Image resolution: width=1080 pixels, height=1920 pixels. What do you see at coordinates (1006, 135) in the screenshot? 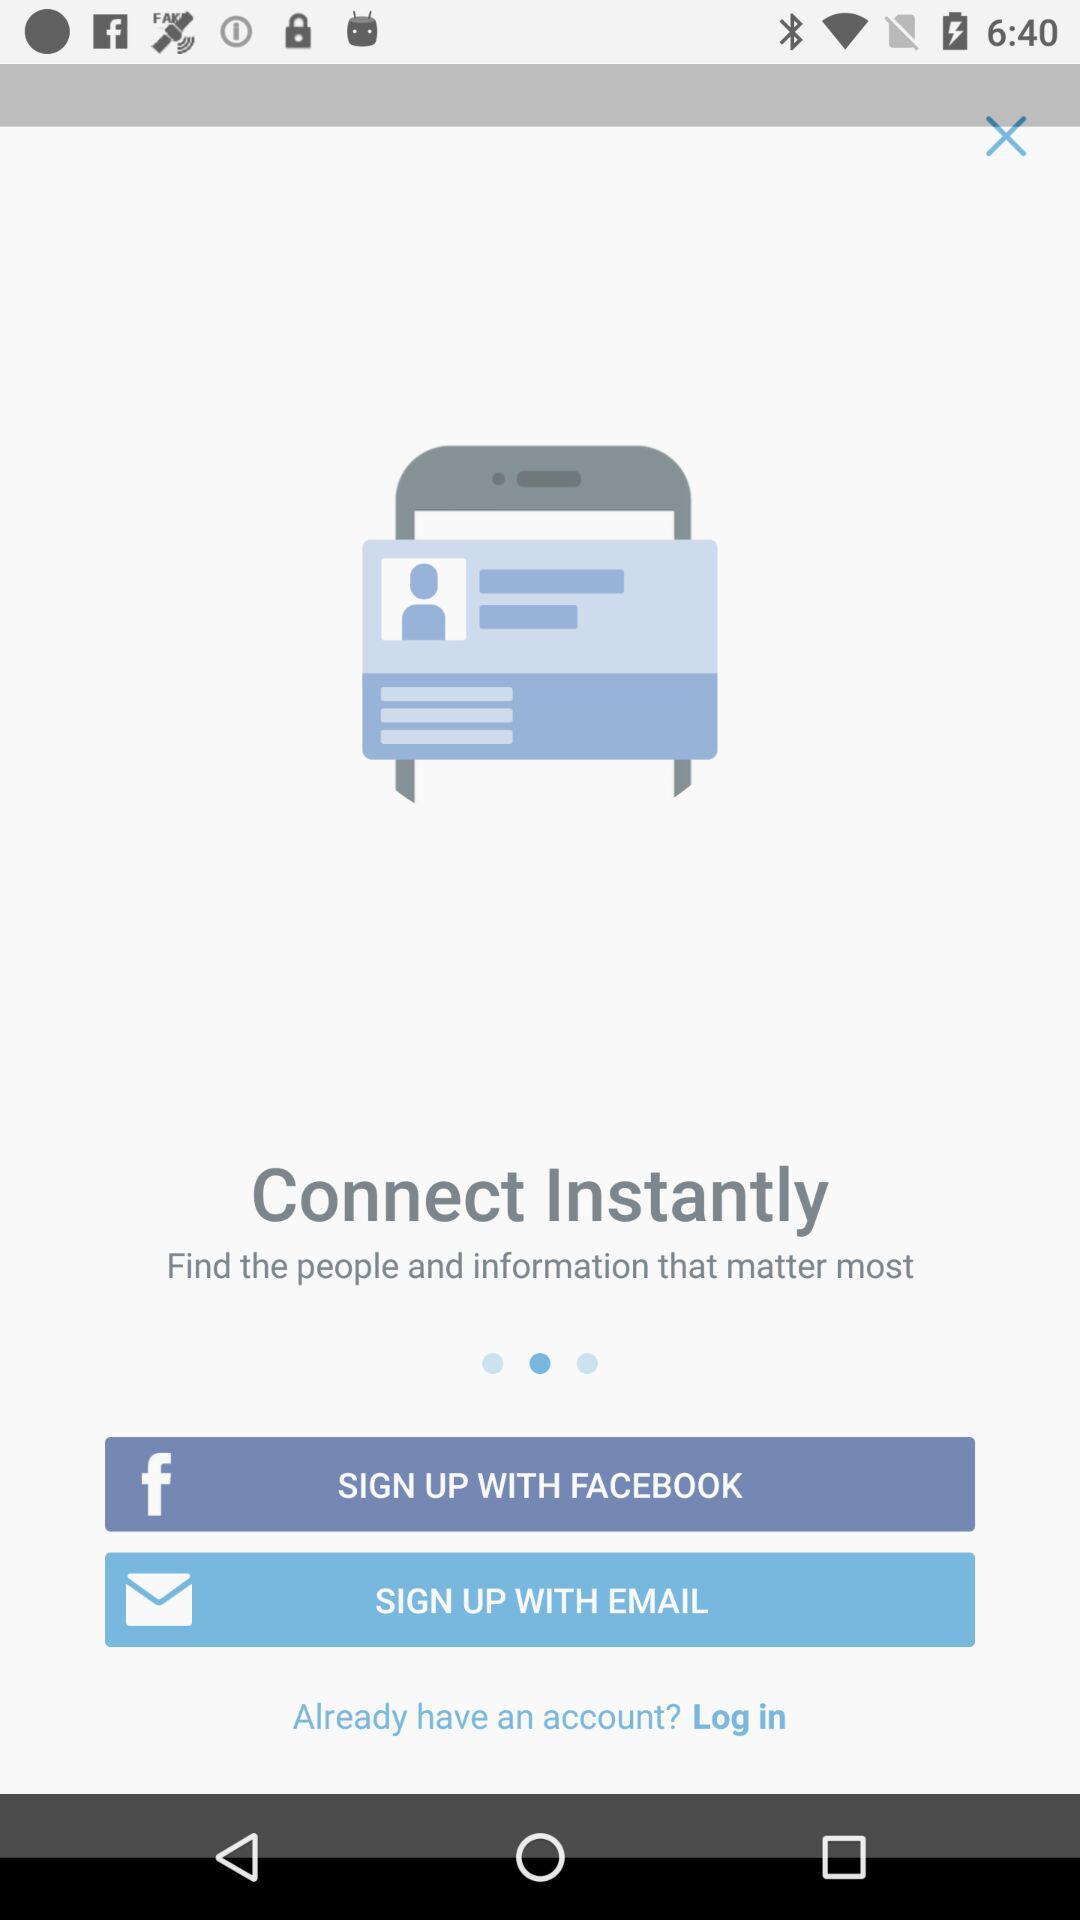
I see `icon at the top right corner` at bounding box center [1006, 135].